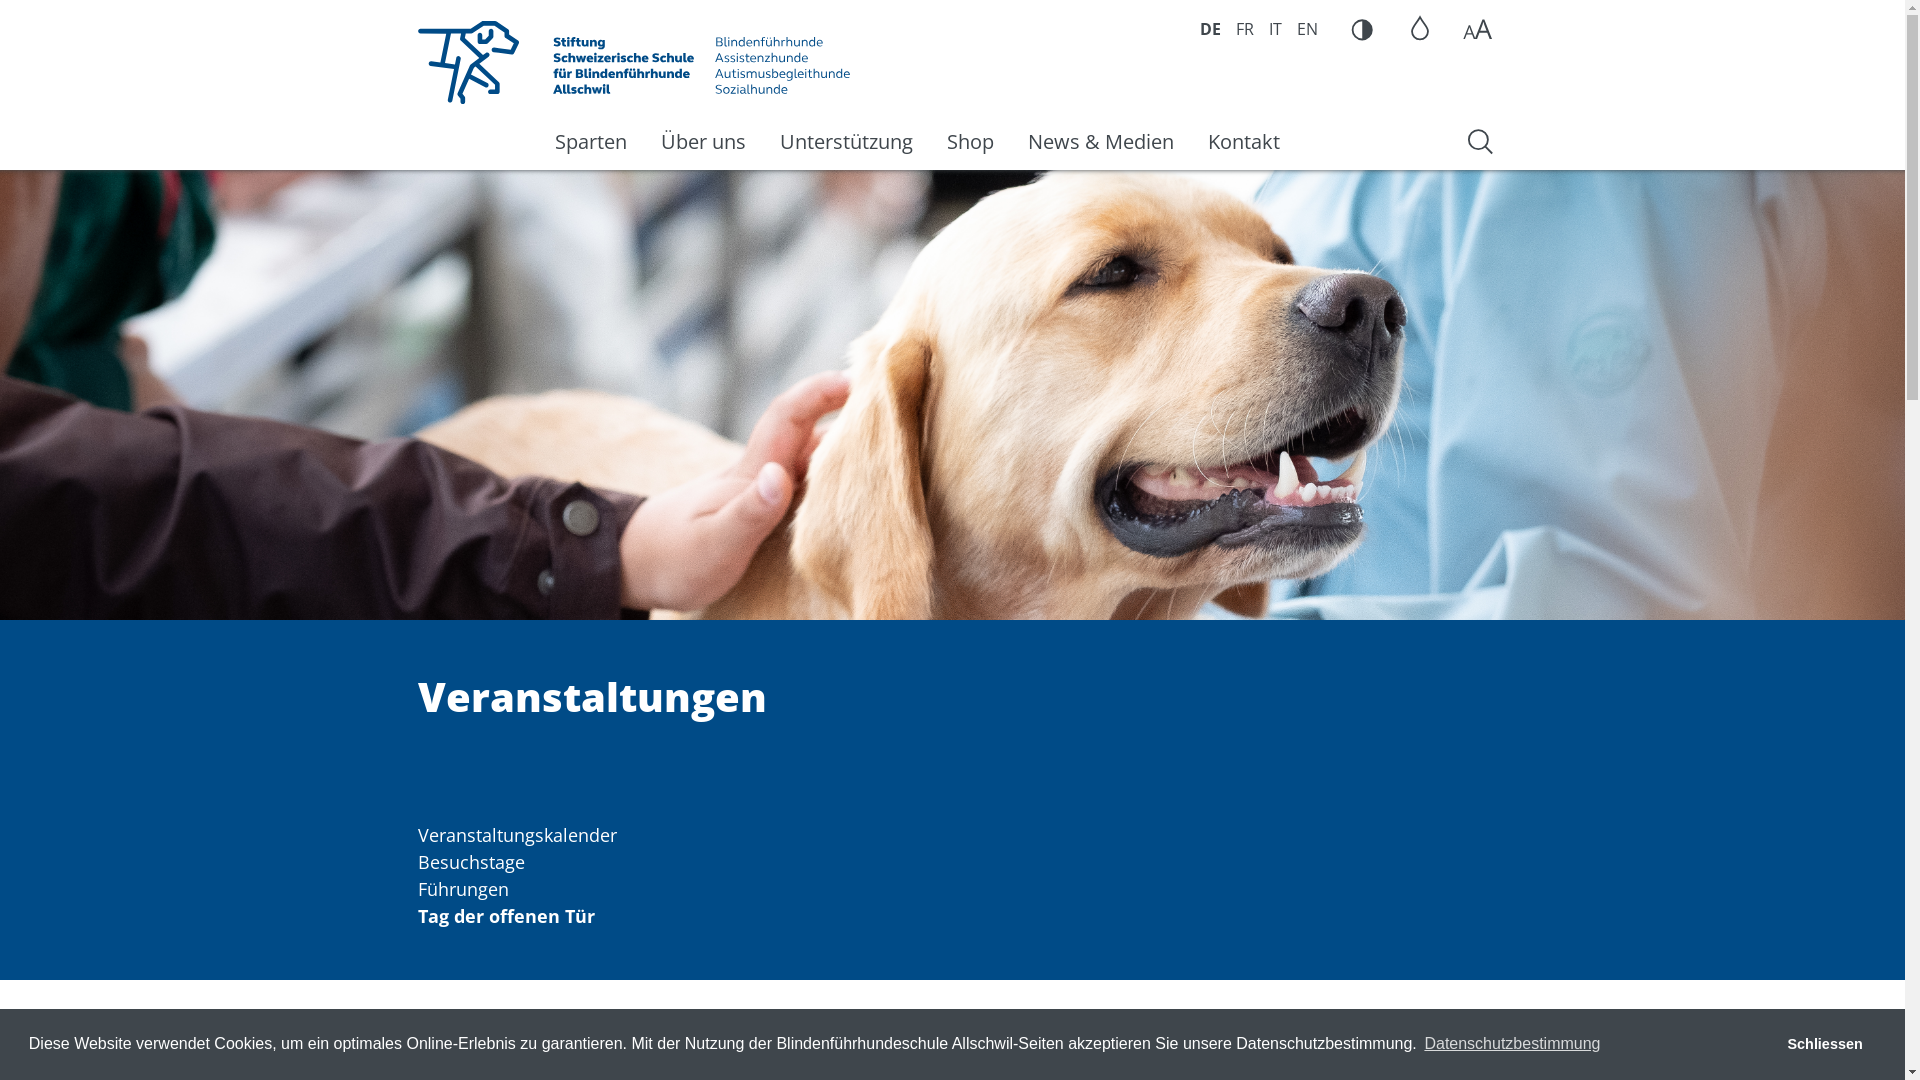  Describe the element at coordinates (1200, 29) in the screenshot. I see `'DE'` at that location.